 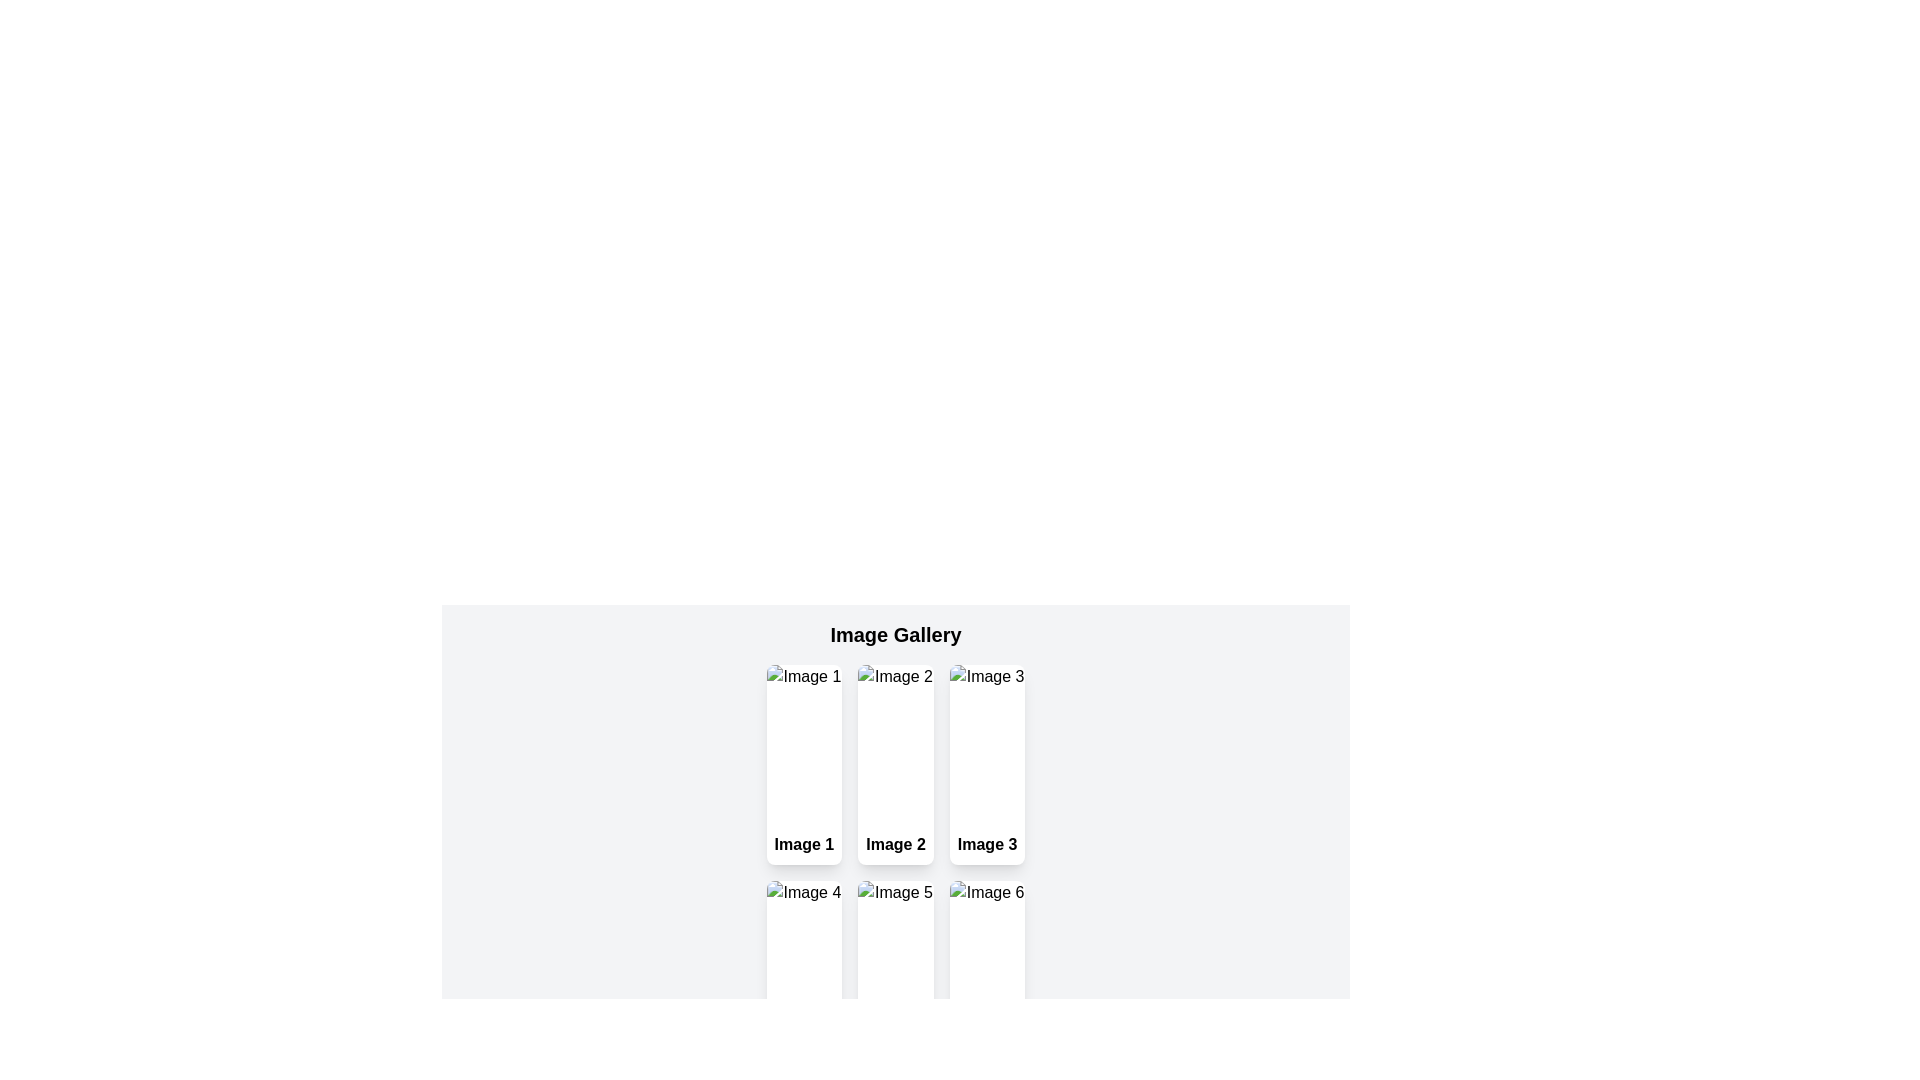 I want to click on the rectangular image placeholder labeled 'Image 6', so click(x=987, y=959).